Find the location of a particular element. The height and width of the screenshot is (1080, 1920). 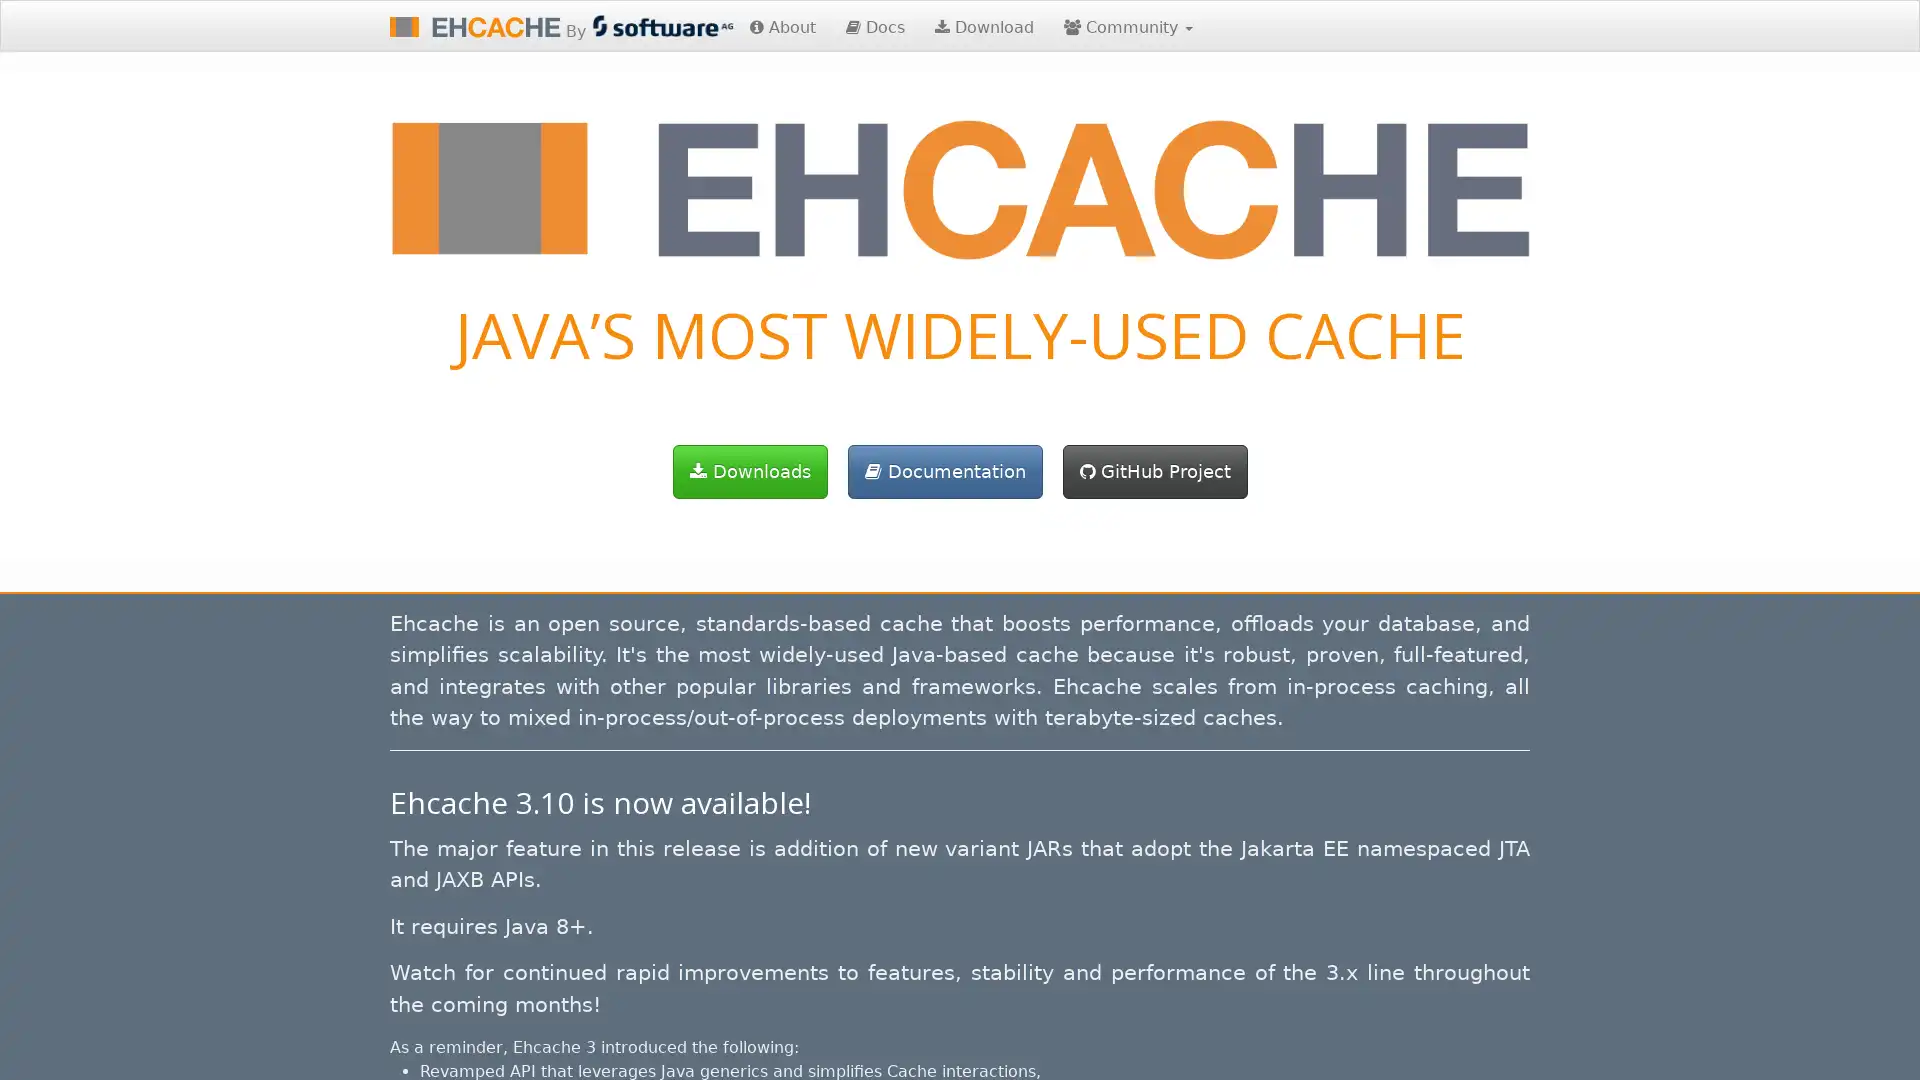

Downloads is located at coordinates (748, 470).